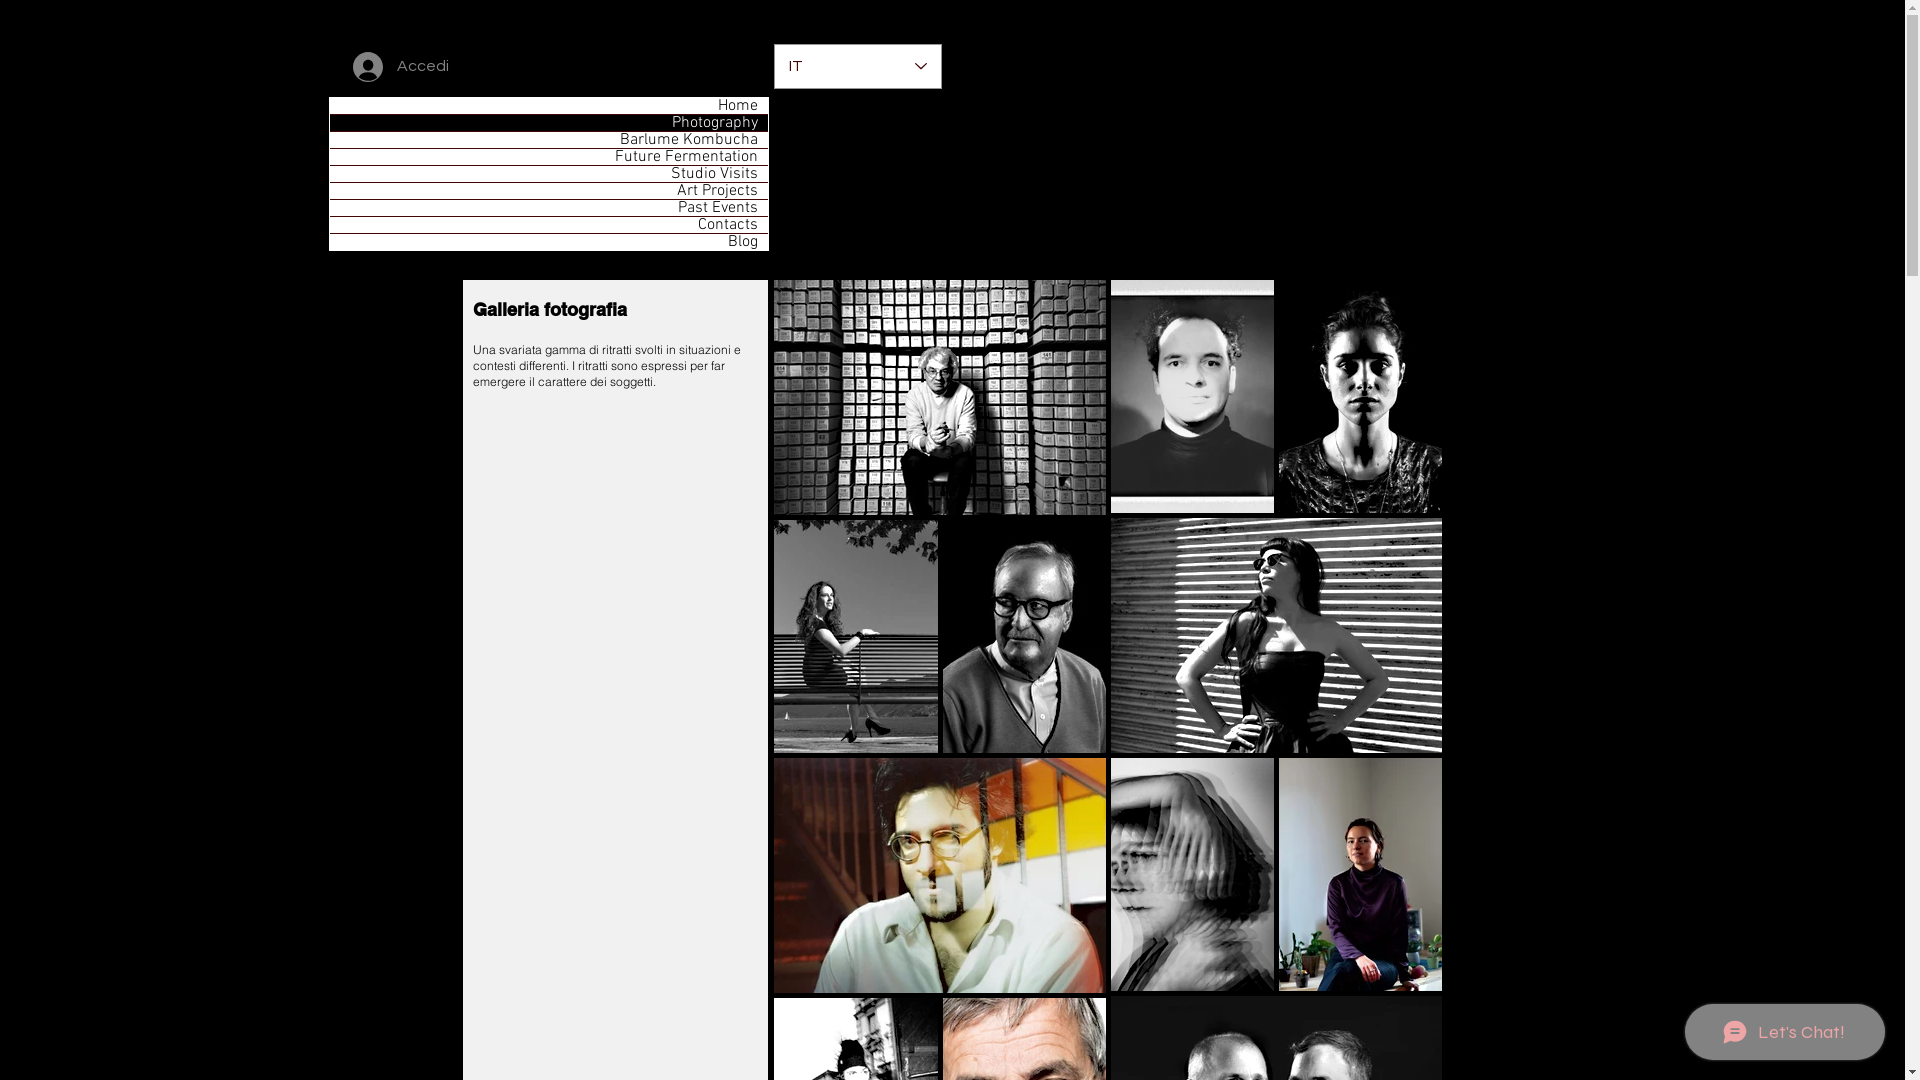  I want to click on 'TWIPLA (Visitor Analytics)', so click(1901, 6).